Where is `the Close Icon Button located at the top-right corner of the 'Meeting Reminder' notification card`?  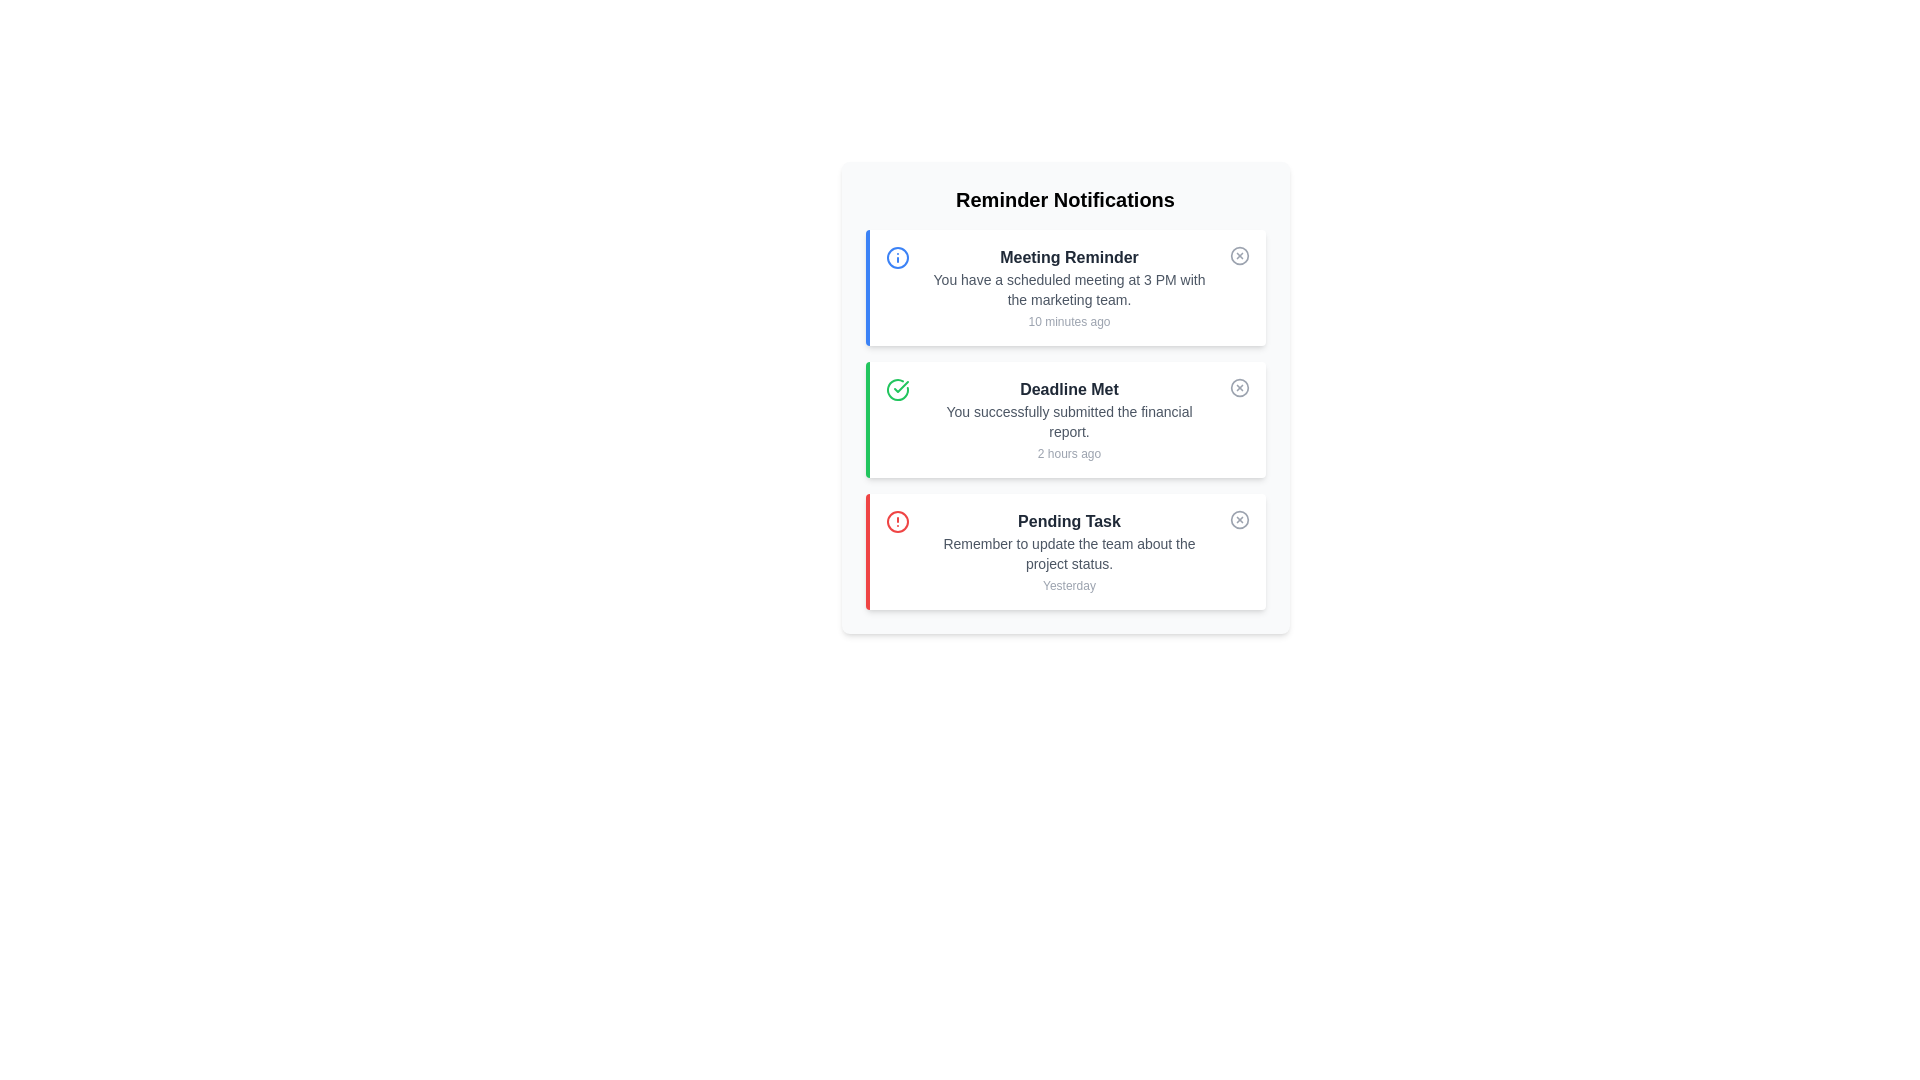
the Close Icon Button located at the top-right corner of the 'Meeting Reminder' notification card is located at coordinates (1238, 254).